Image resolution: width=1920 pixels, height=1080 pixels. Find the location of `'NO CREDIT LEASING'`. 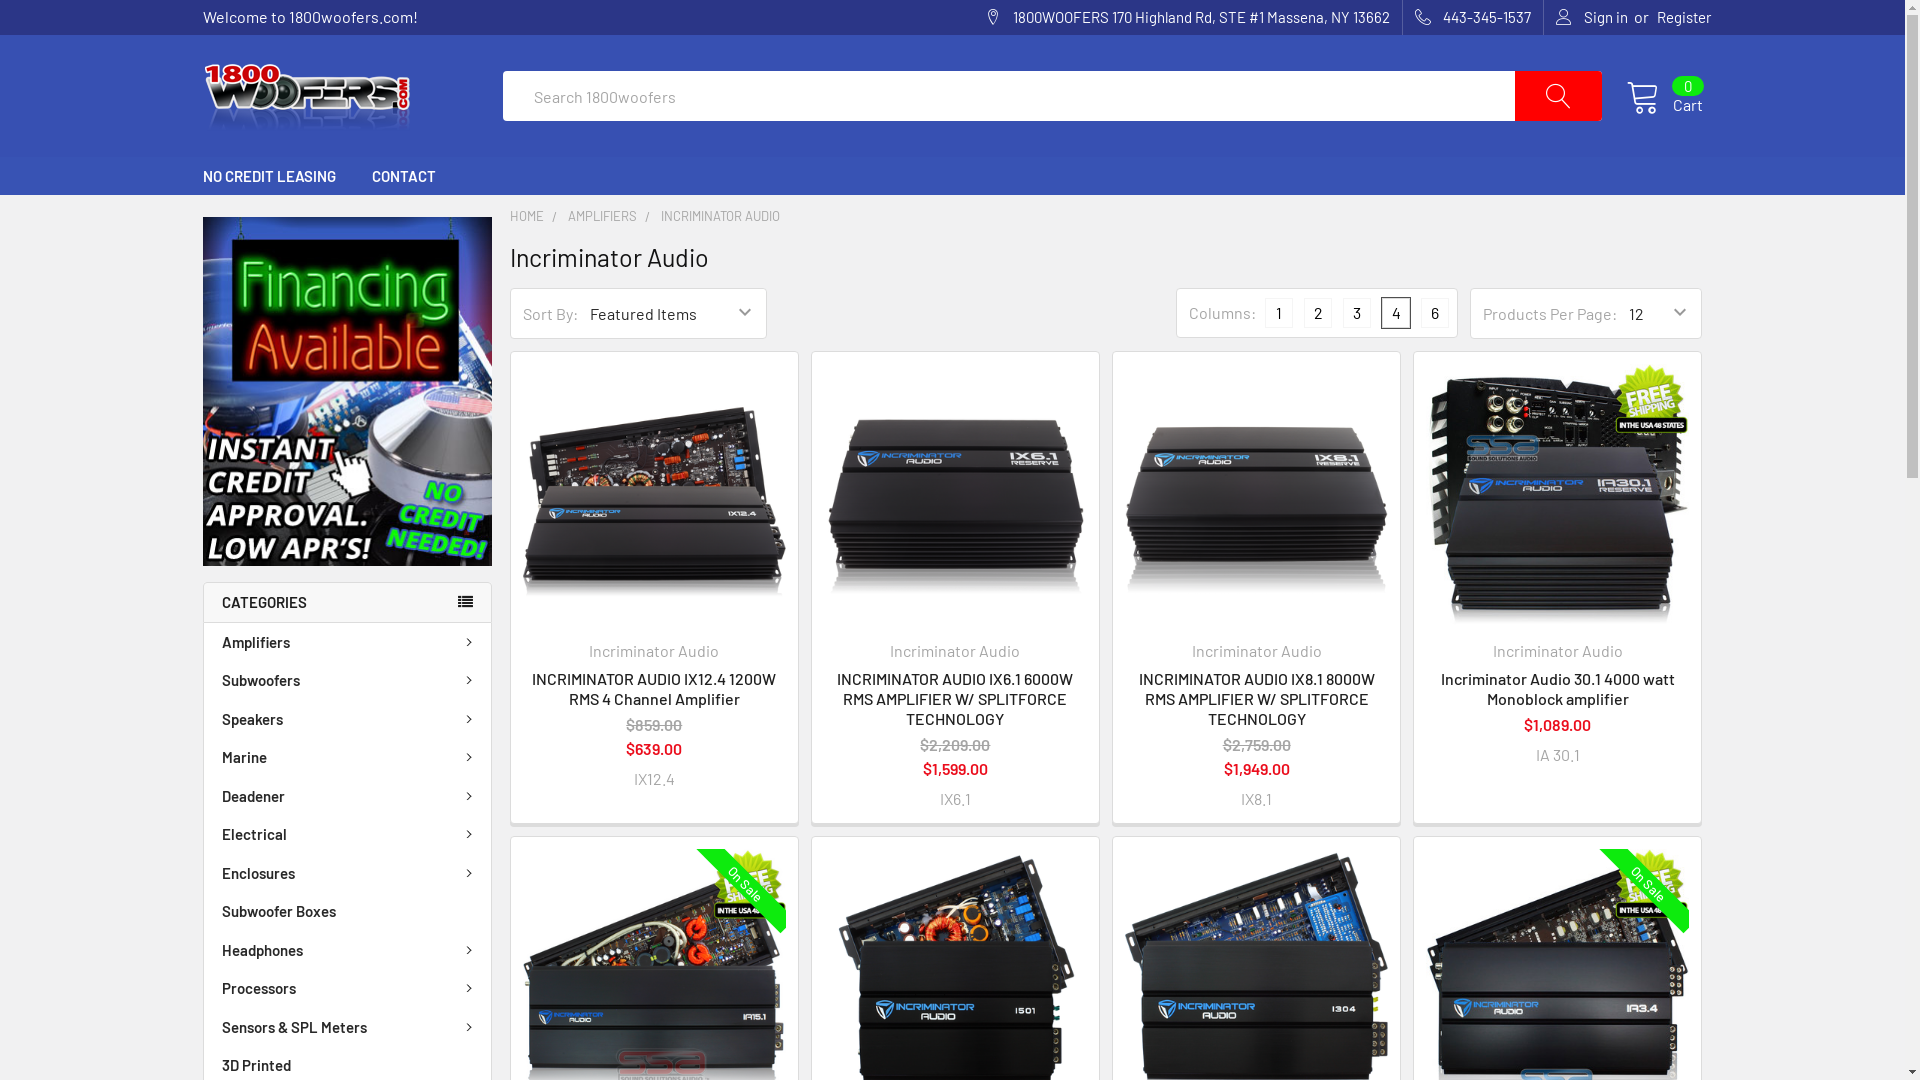

'NO CREDIT LEASING' is located at coordinates (183, 174).